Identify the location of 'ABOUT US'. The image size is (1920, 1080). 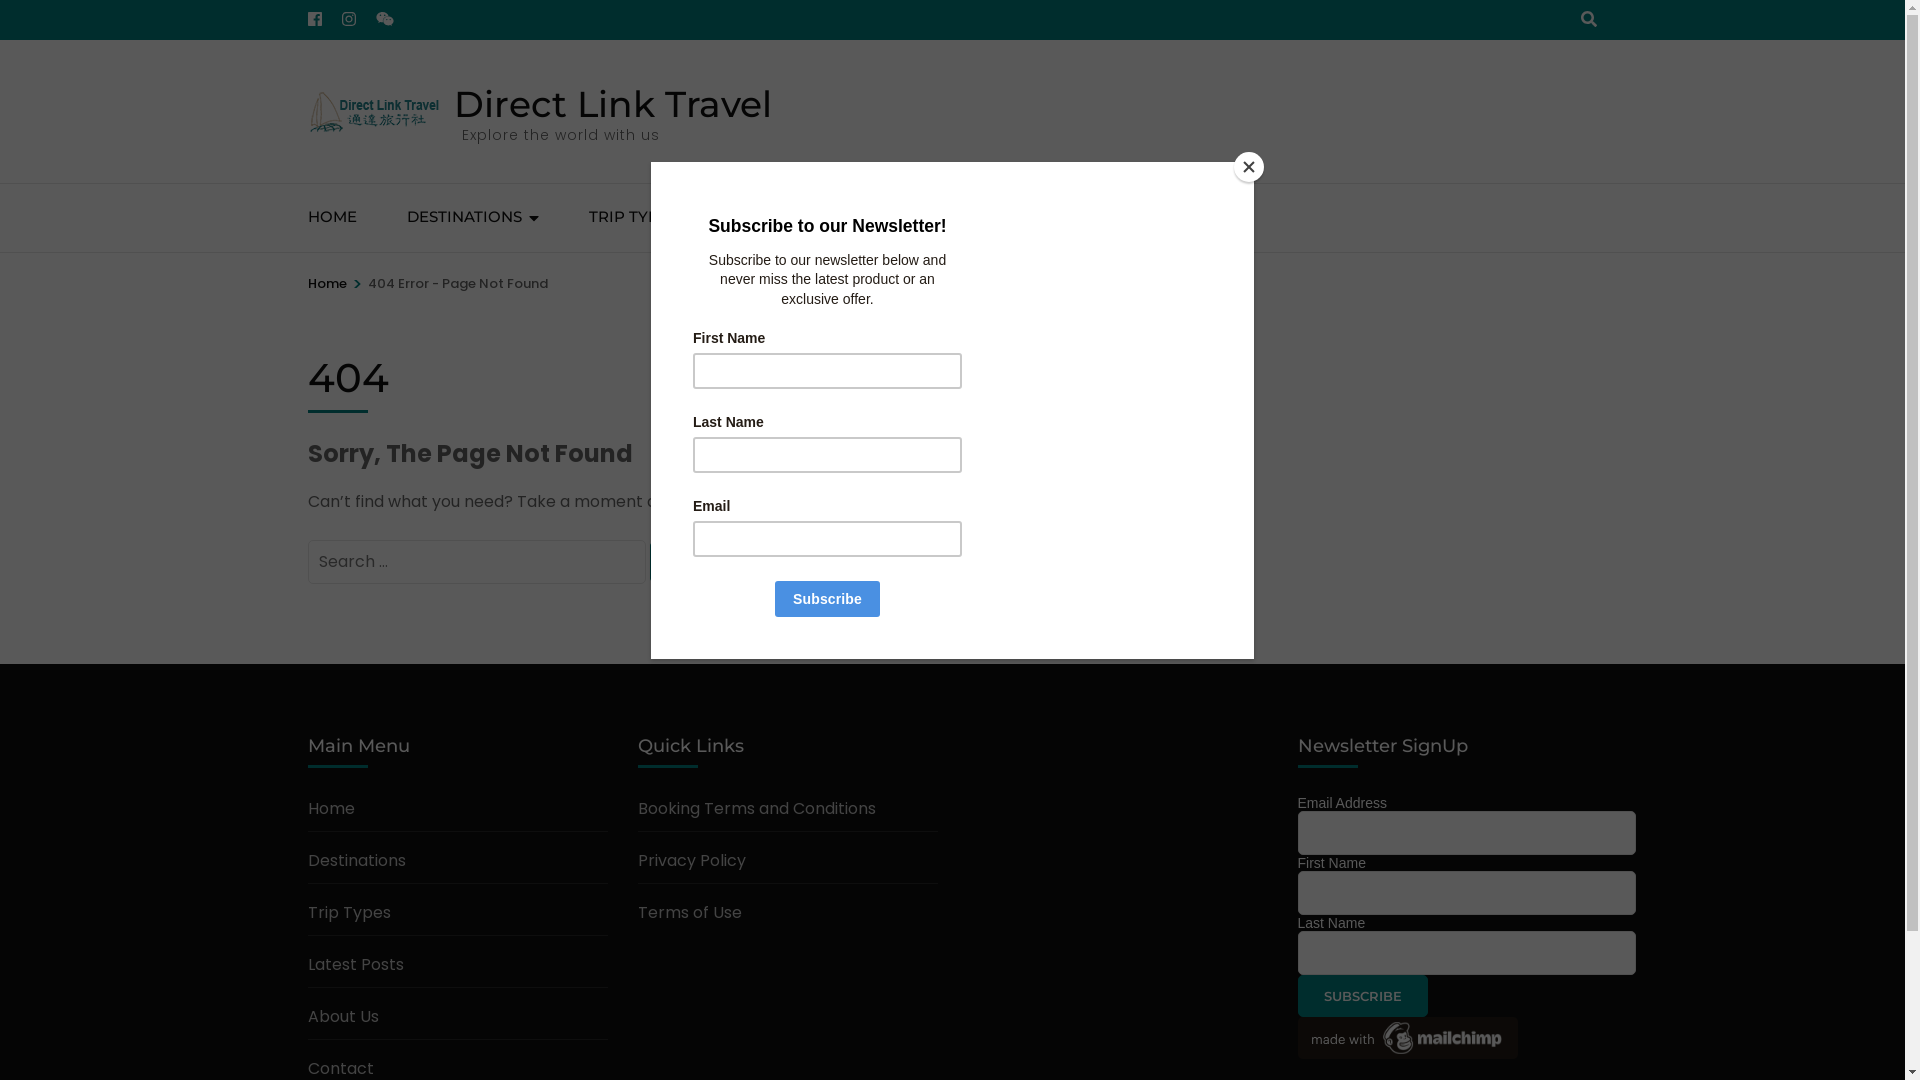
(976, 218).